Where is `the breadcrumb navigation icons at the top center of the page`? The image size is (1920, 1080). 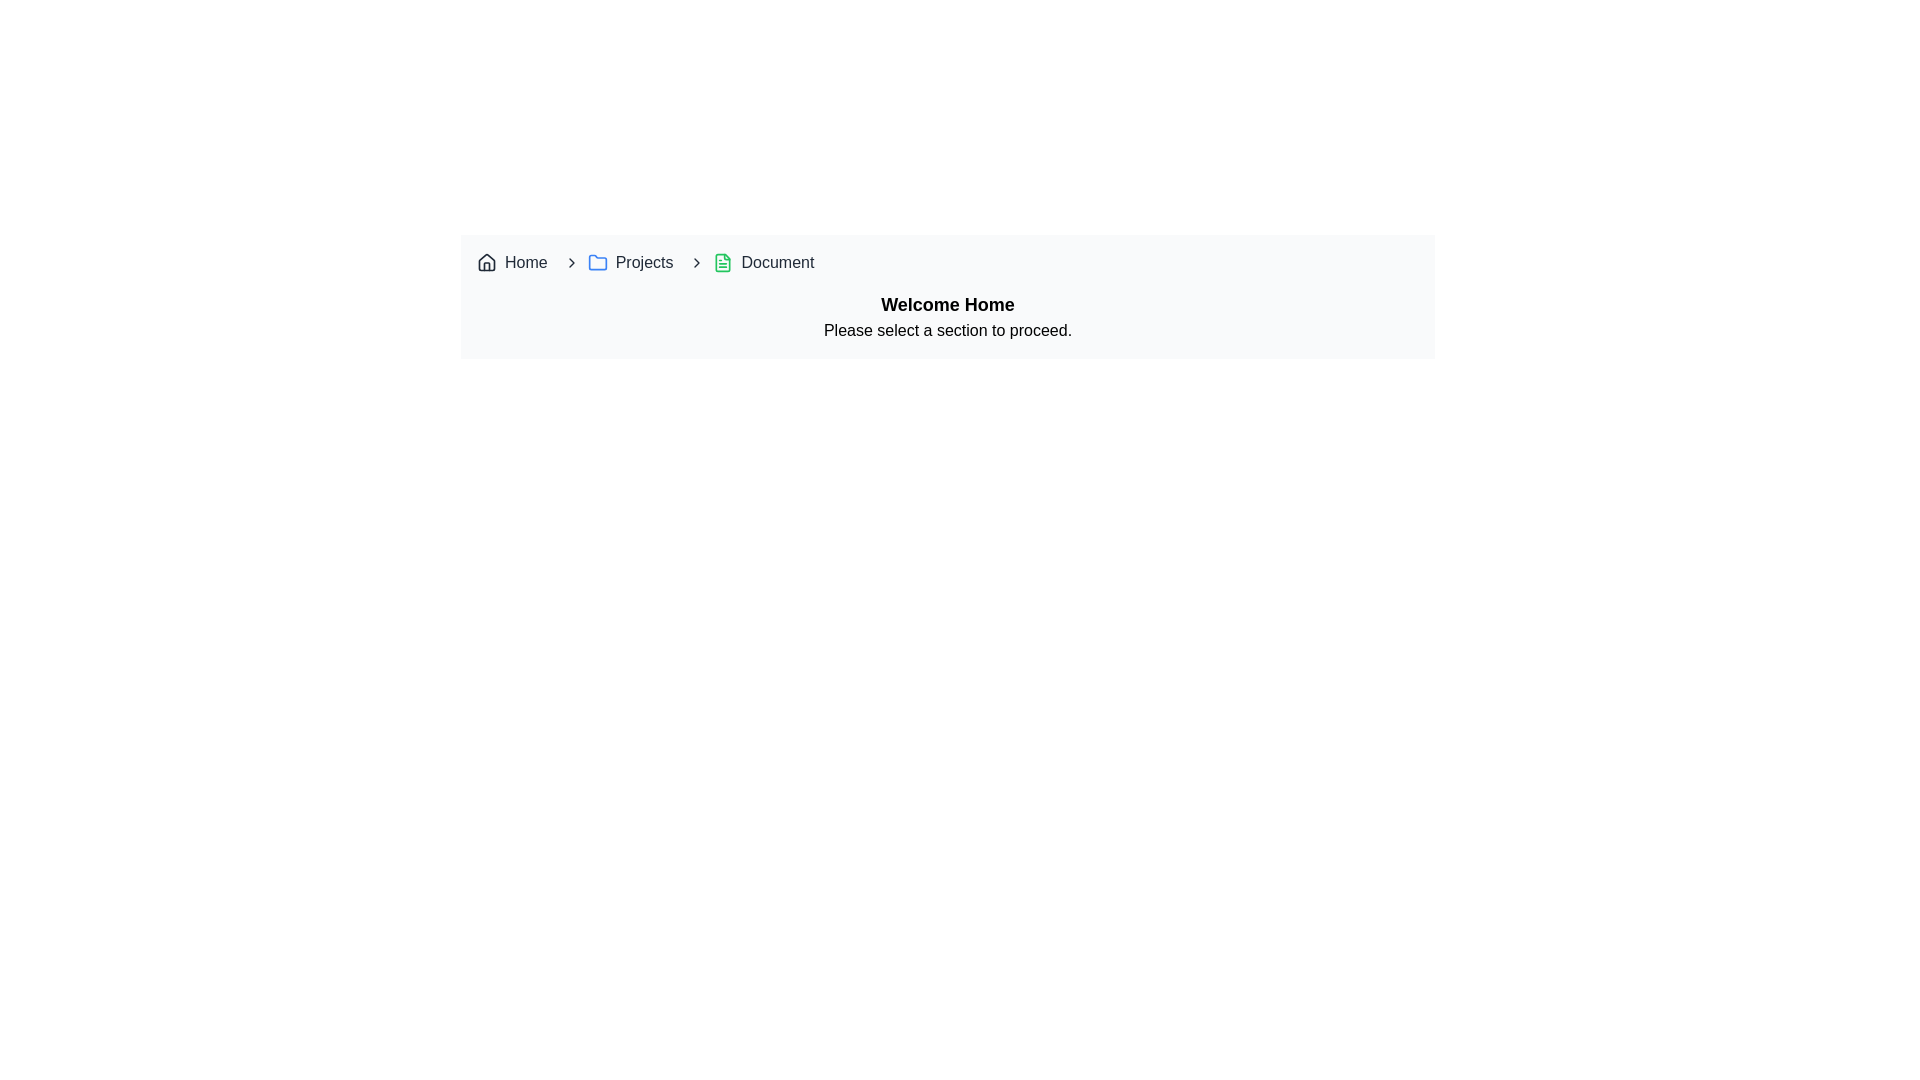
the breadcrumb navigation icons at the top center of the page is located at coordinates (947, 261).